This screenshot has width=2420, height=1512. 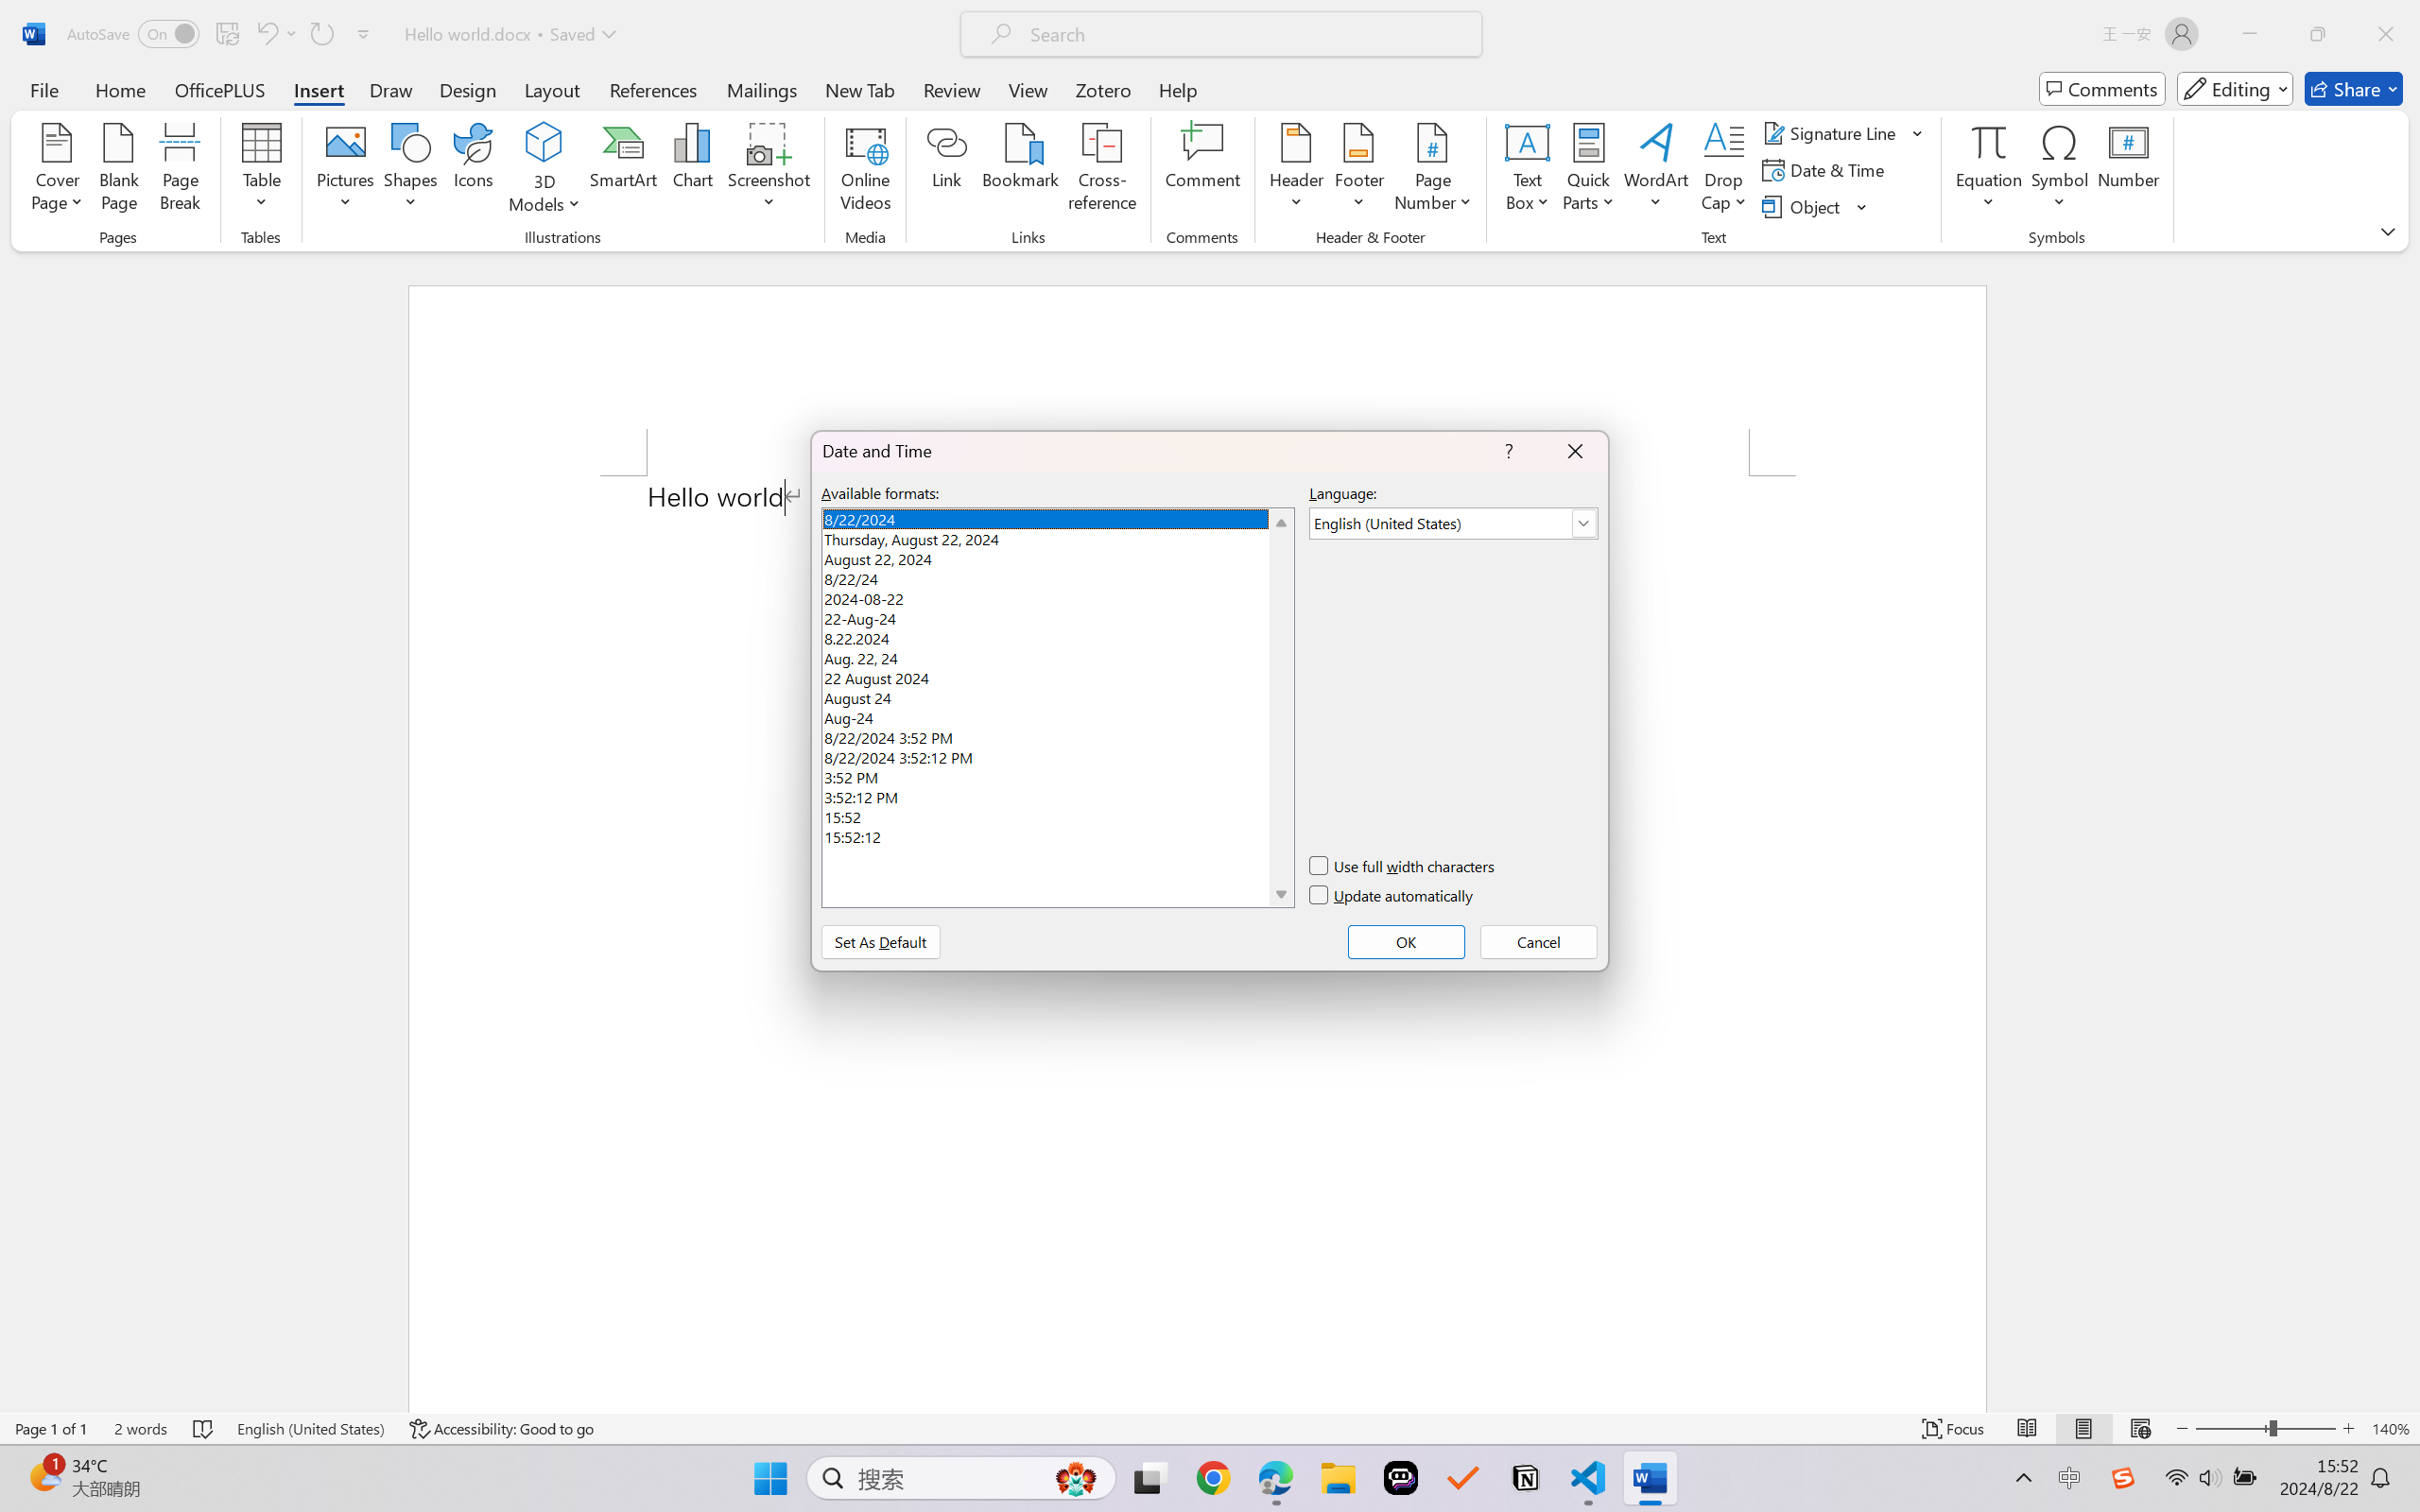 I want to click on 'Restore Down', so click(x=2318, y=33).